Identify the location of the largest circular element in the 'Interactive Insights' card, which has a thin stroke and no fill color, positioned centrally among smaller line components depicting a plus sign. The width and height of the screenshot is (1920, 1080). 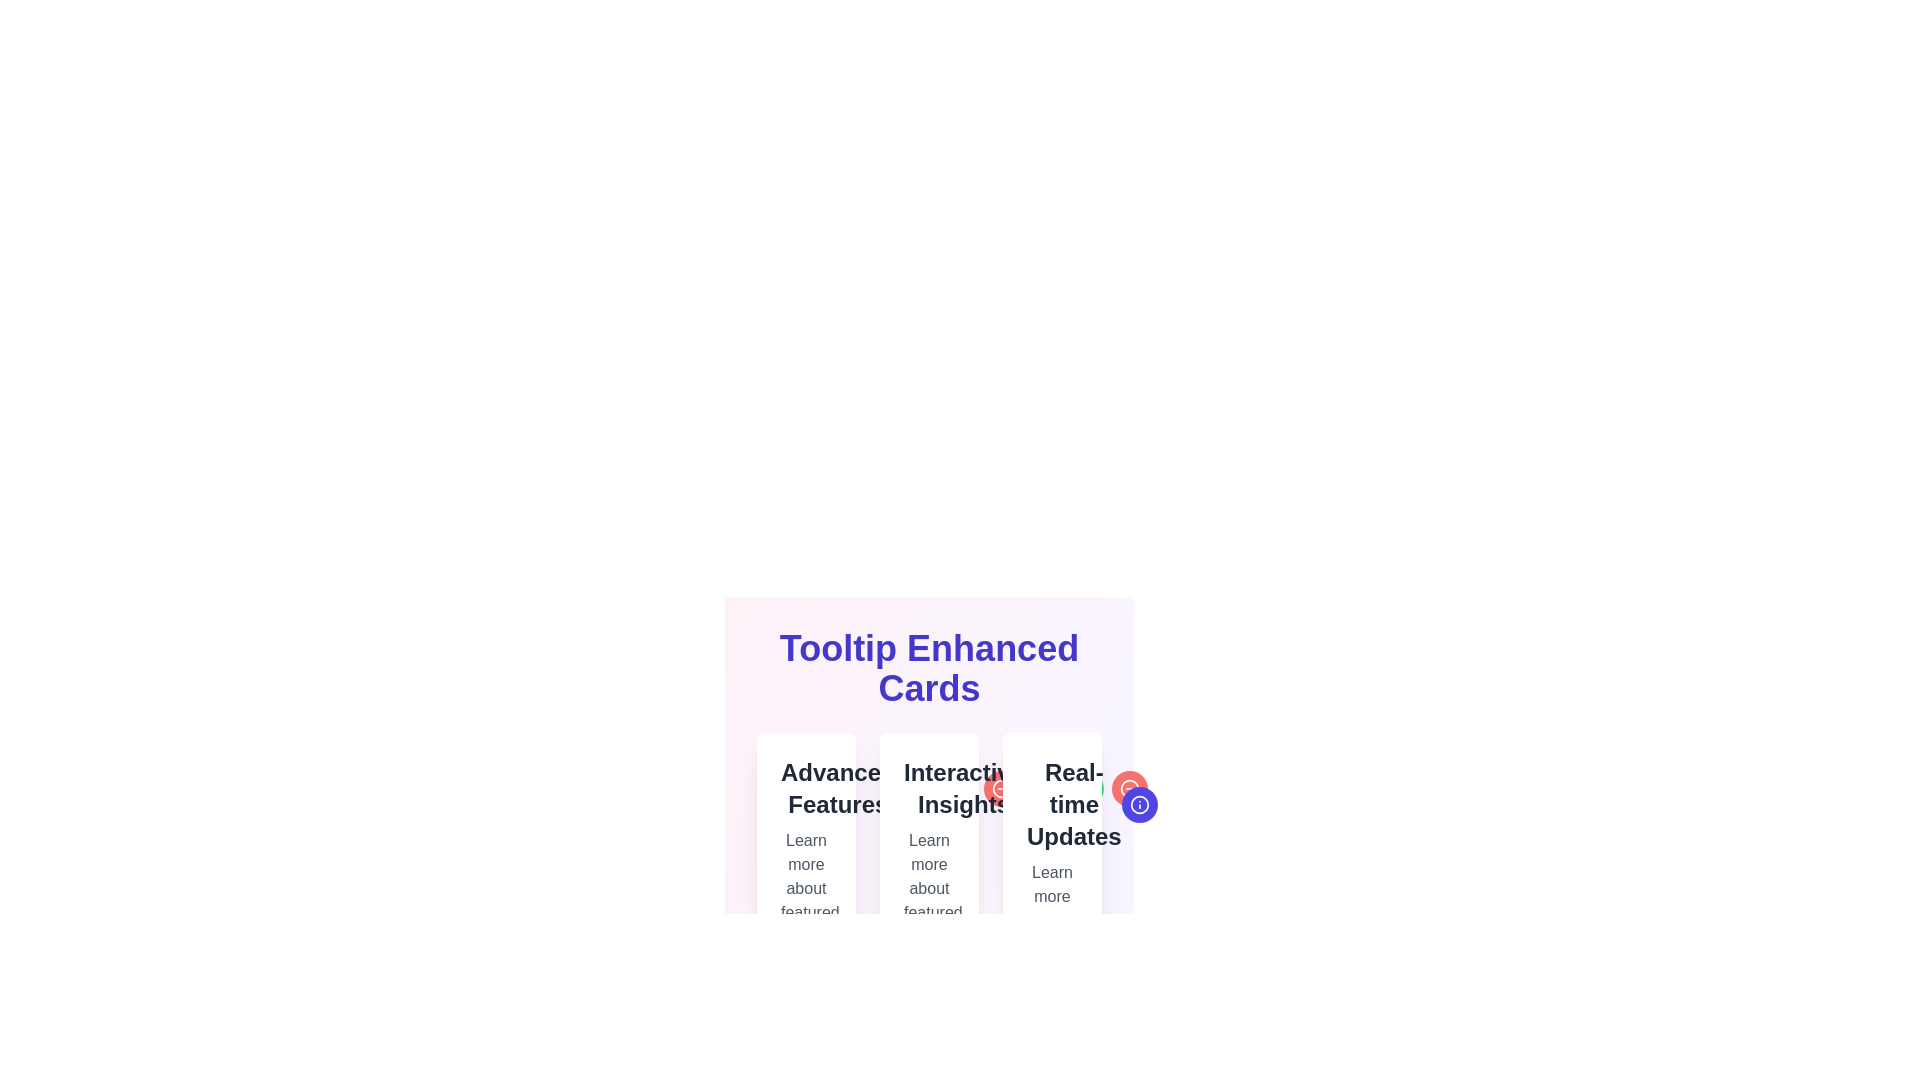
(956, 788).